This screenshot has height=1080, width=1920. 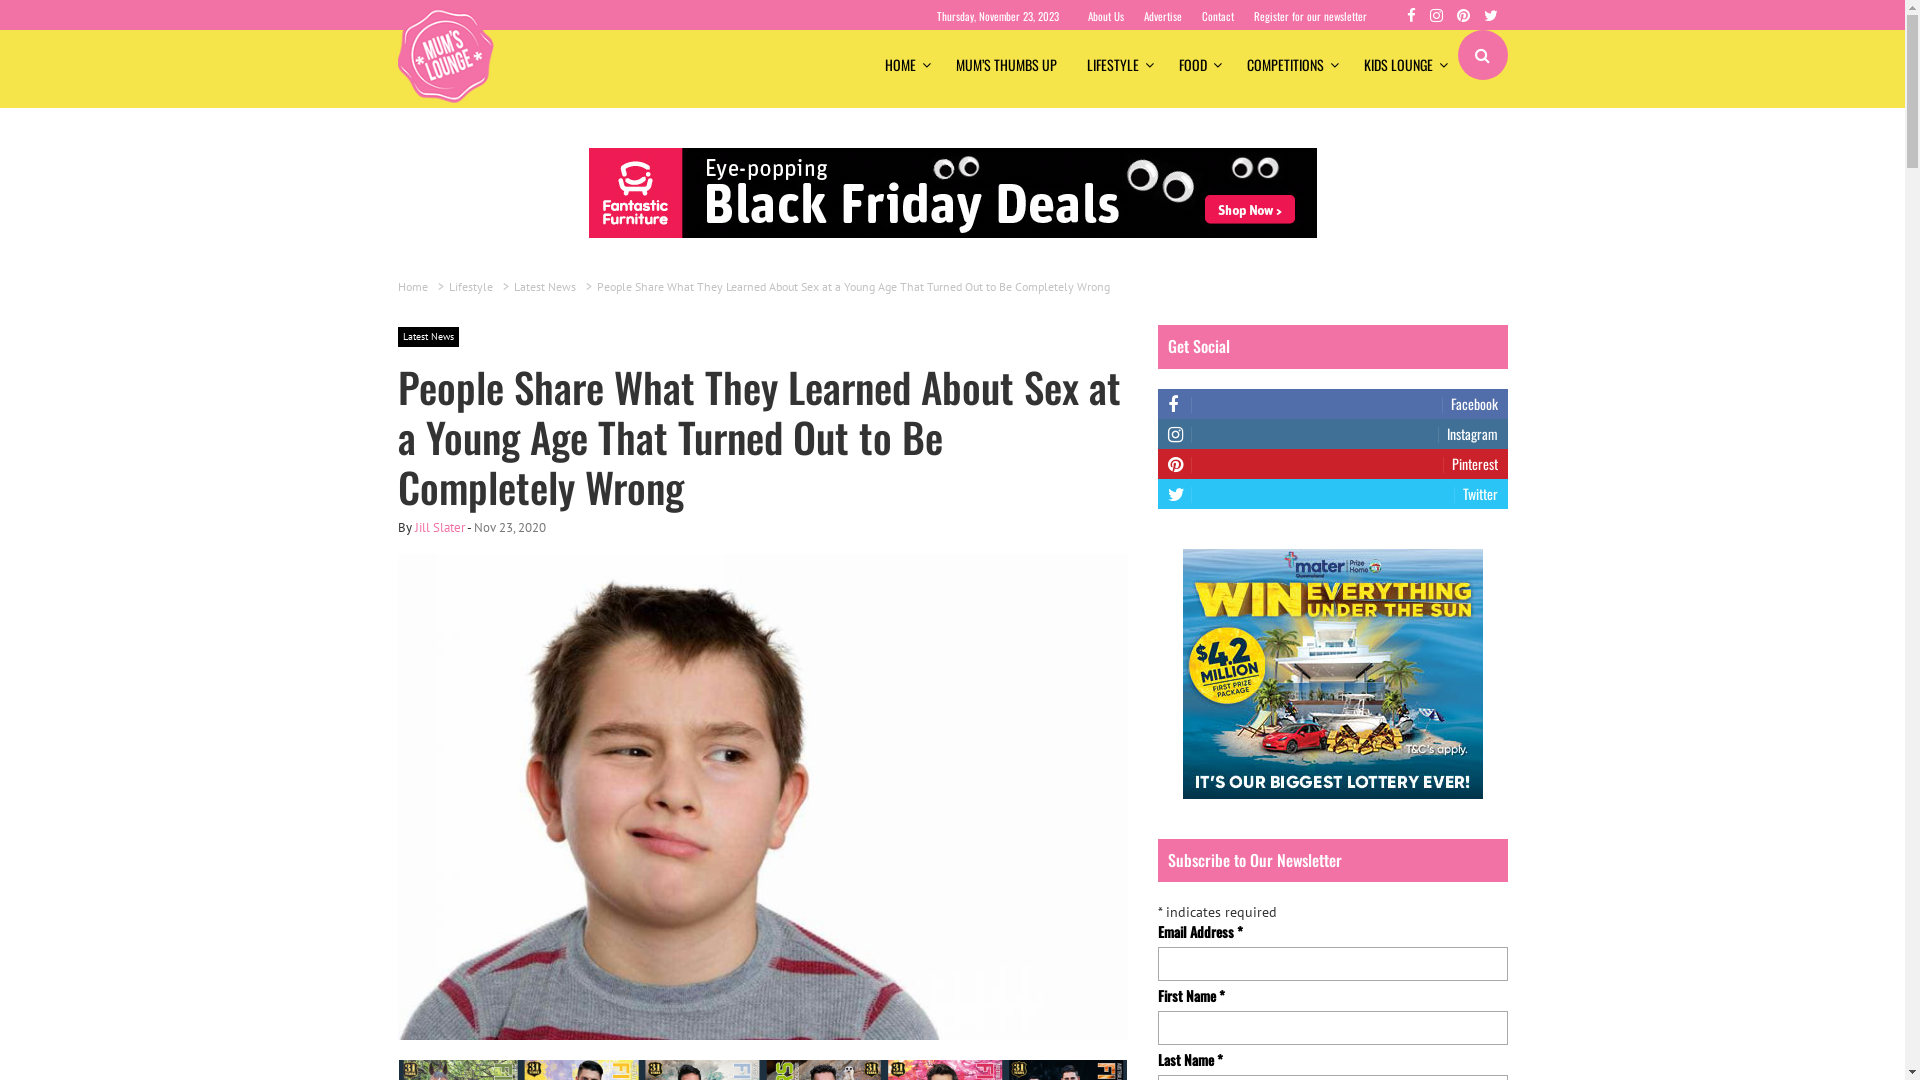 What do you see at coordinates (1401, 64) in the screenshot?
I see `'KIDS LOUNGE'` at bounding box center [1401, 64].